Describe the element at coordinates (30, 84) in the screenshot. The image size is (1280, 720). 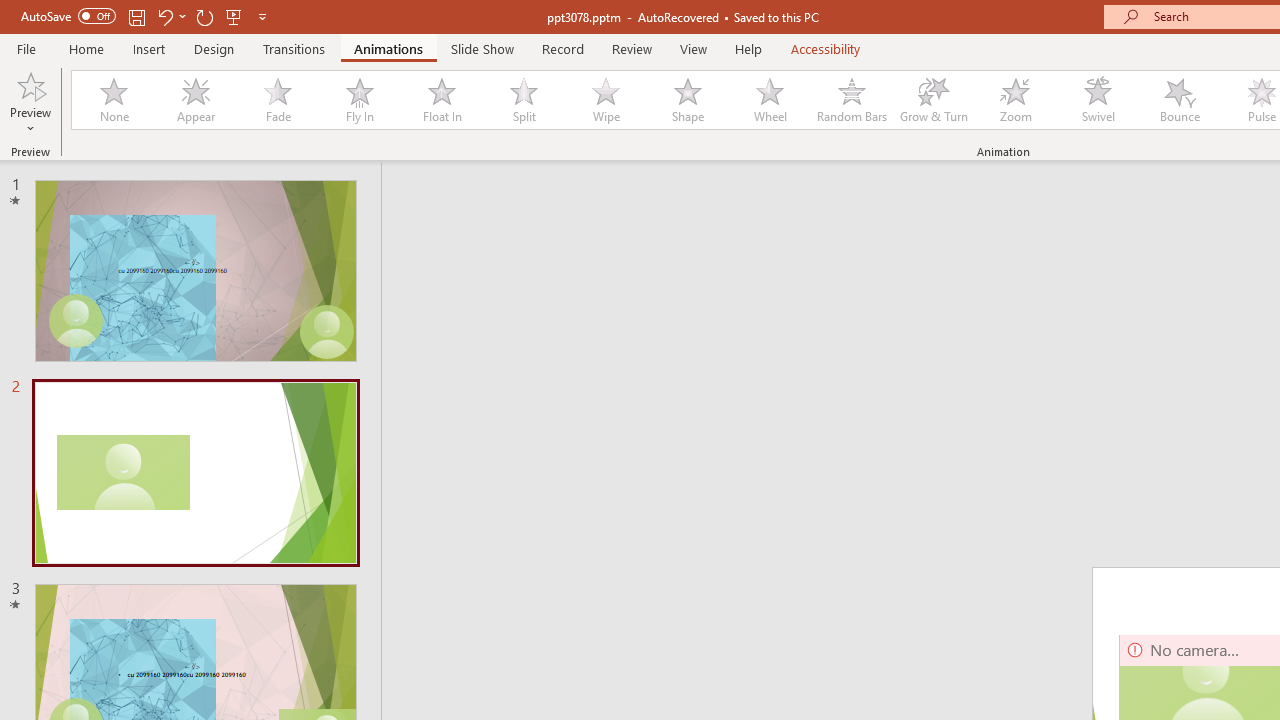
I see `'Preview'` at that location.